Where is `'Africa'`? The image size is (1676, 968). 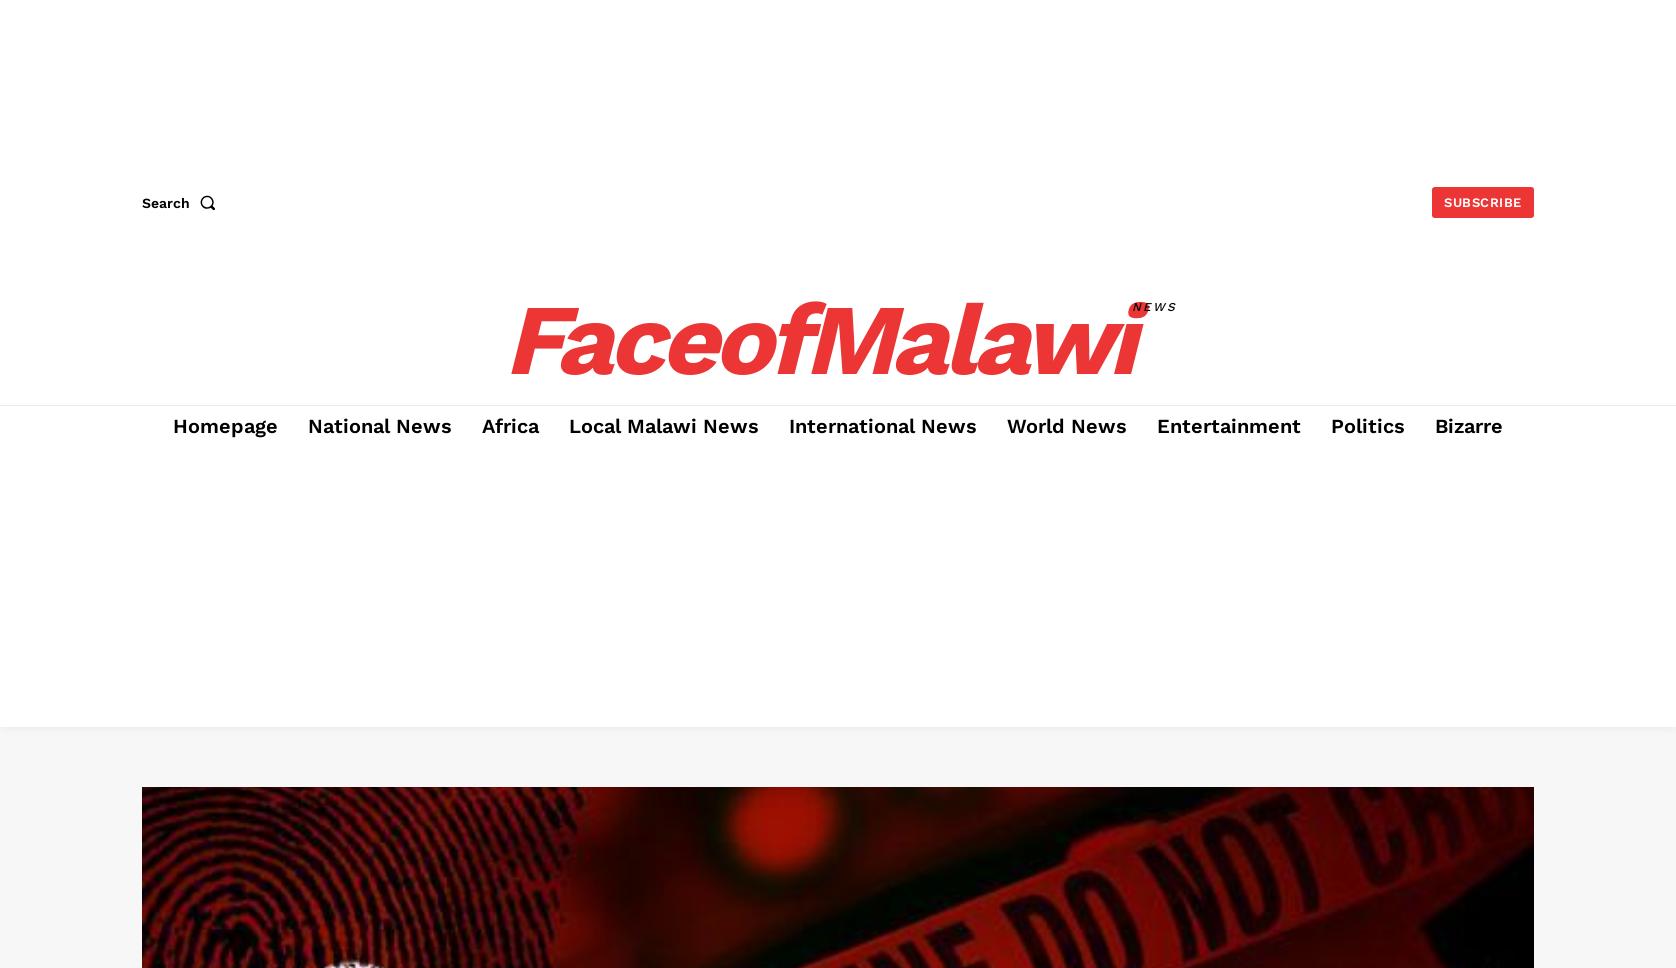 'Africa' is located at coordinates (510, 426).